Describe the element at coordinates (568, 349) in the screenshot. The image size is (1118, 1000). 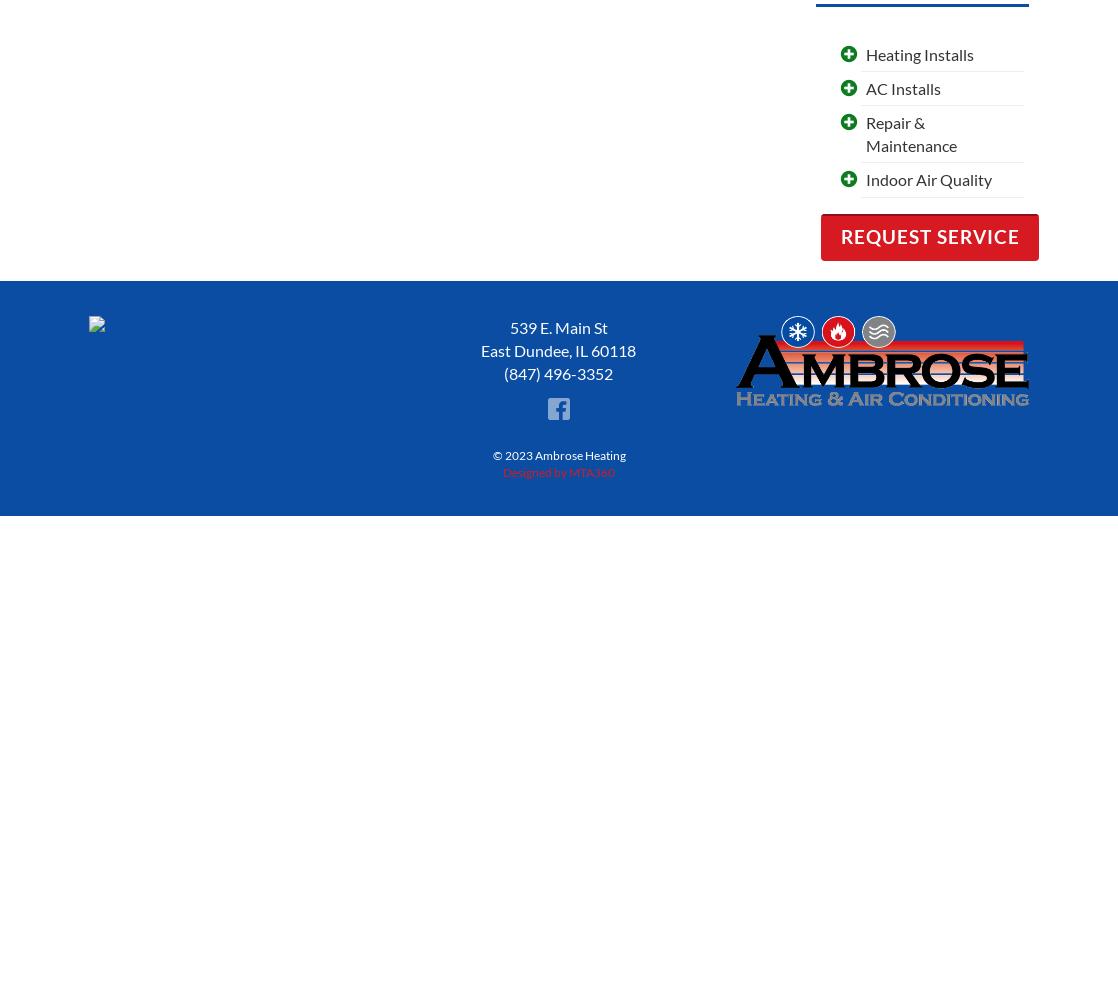
I see `','` at that location.